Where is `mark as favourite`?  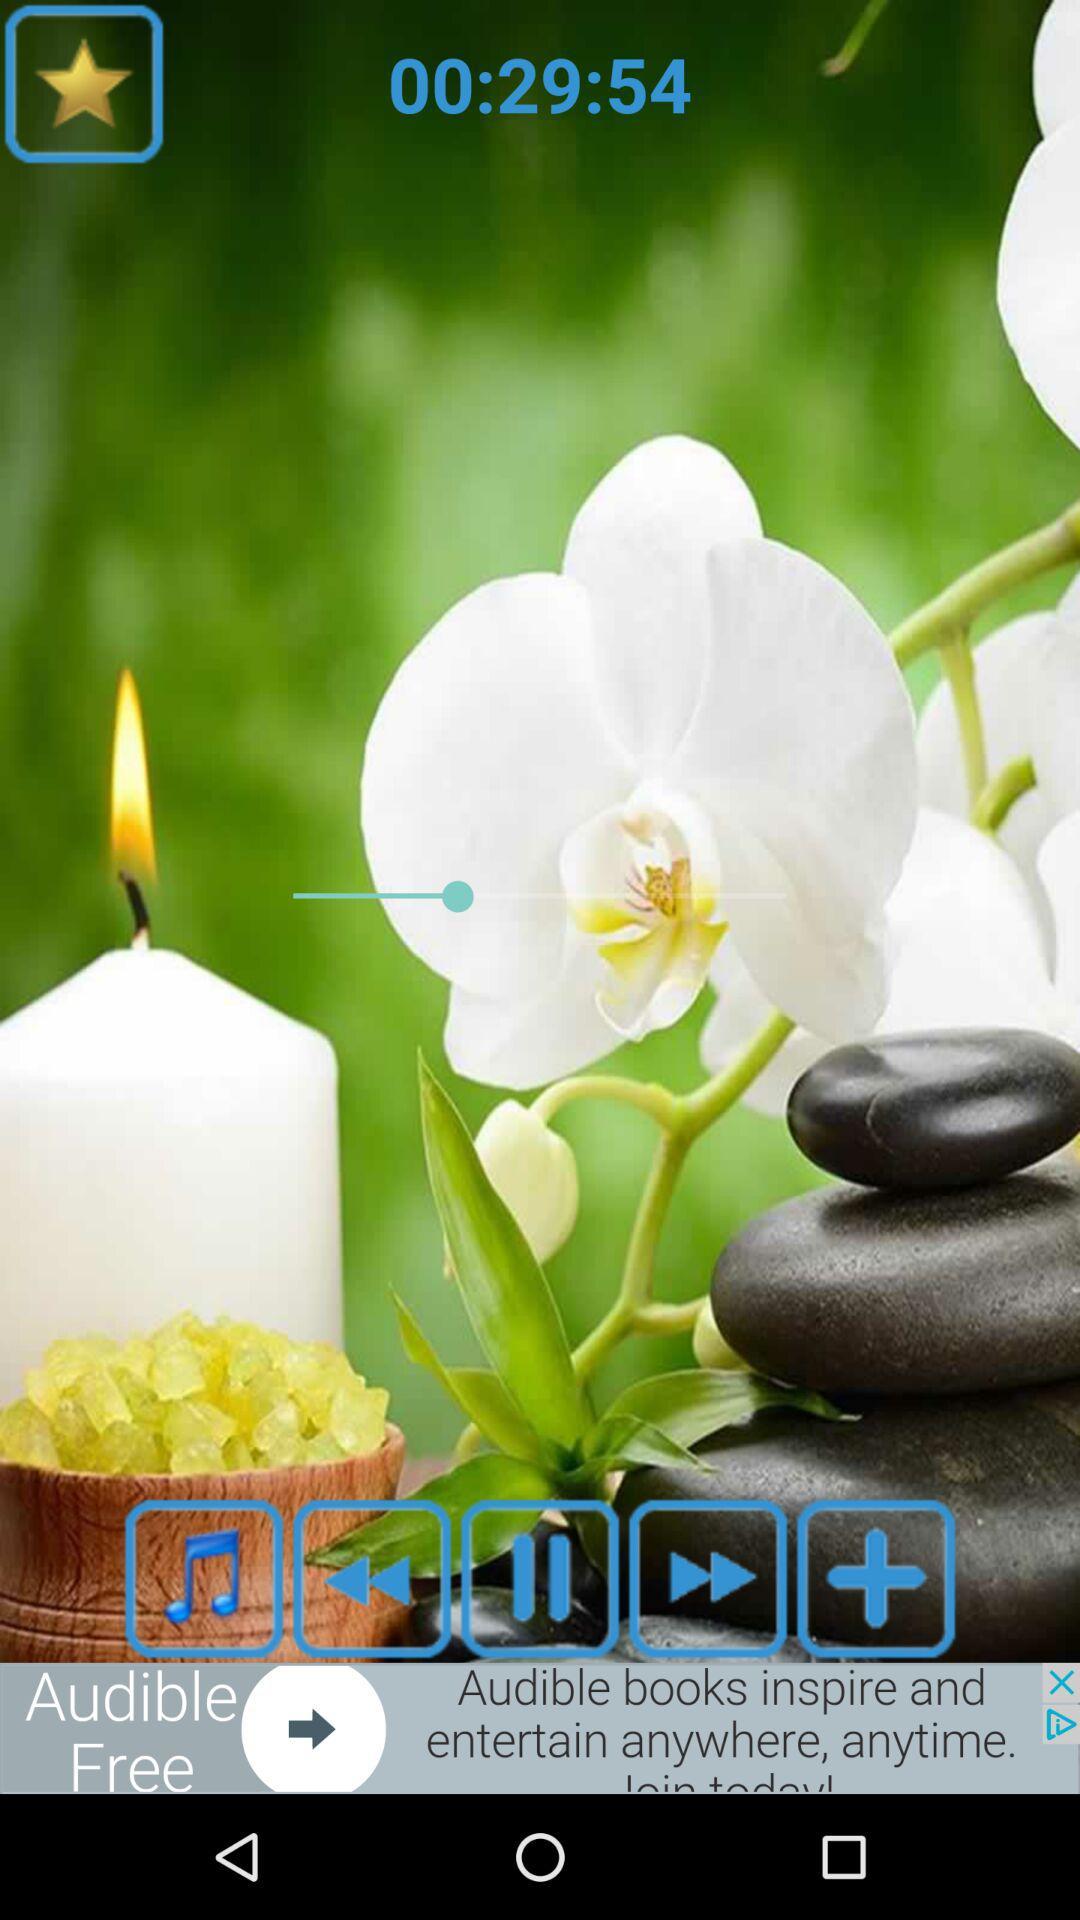
mark as favourite is located at coordinates (371, 1577).